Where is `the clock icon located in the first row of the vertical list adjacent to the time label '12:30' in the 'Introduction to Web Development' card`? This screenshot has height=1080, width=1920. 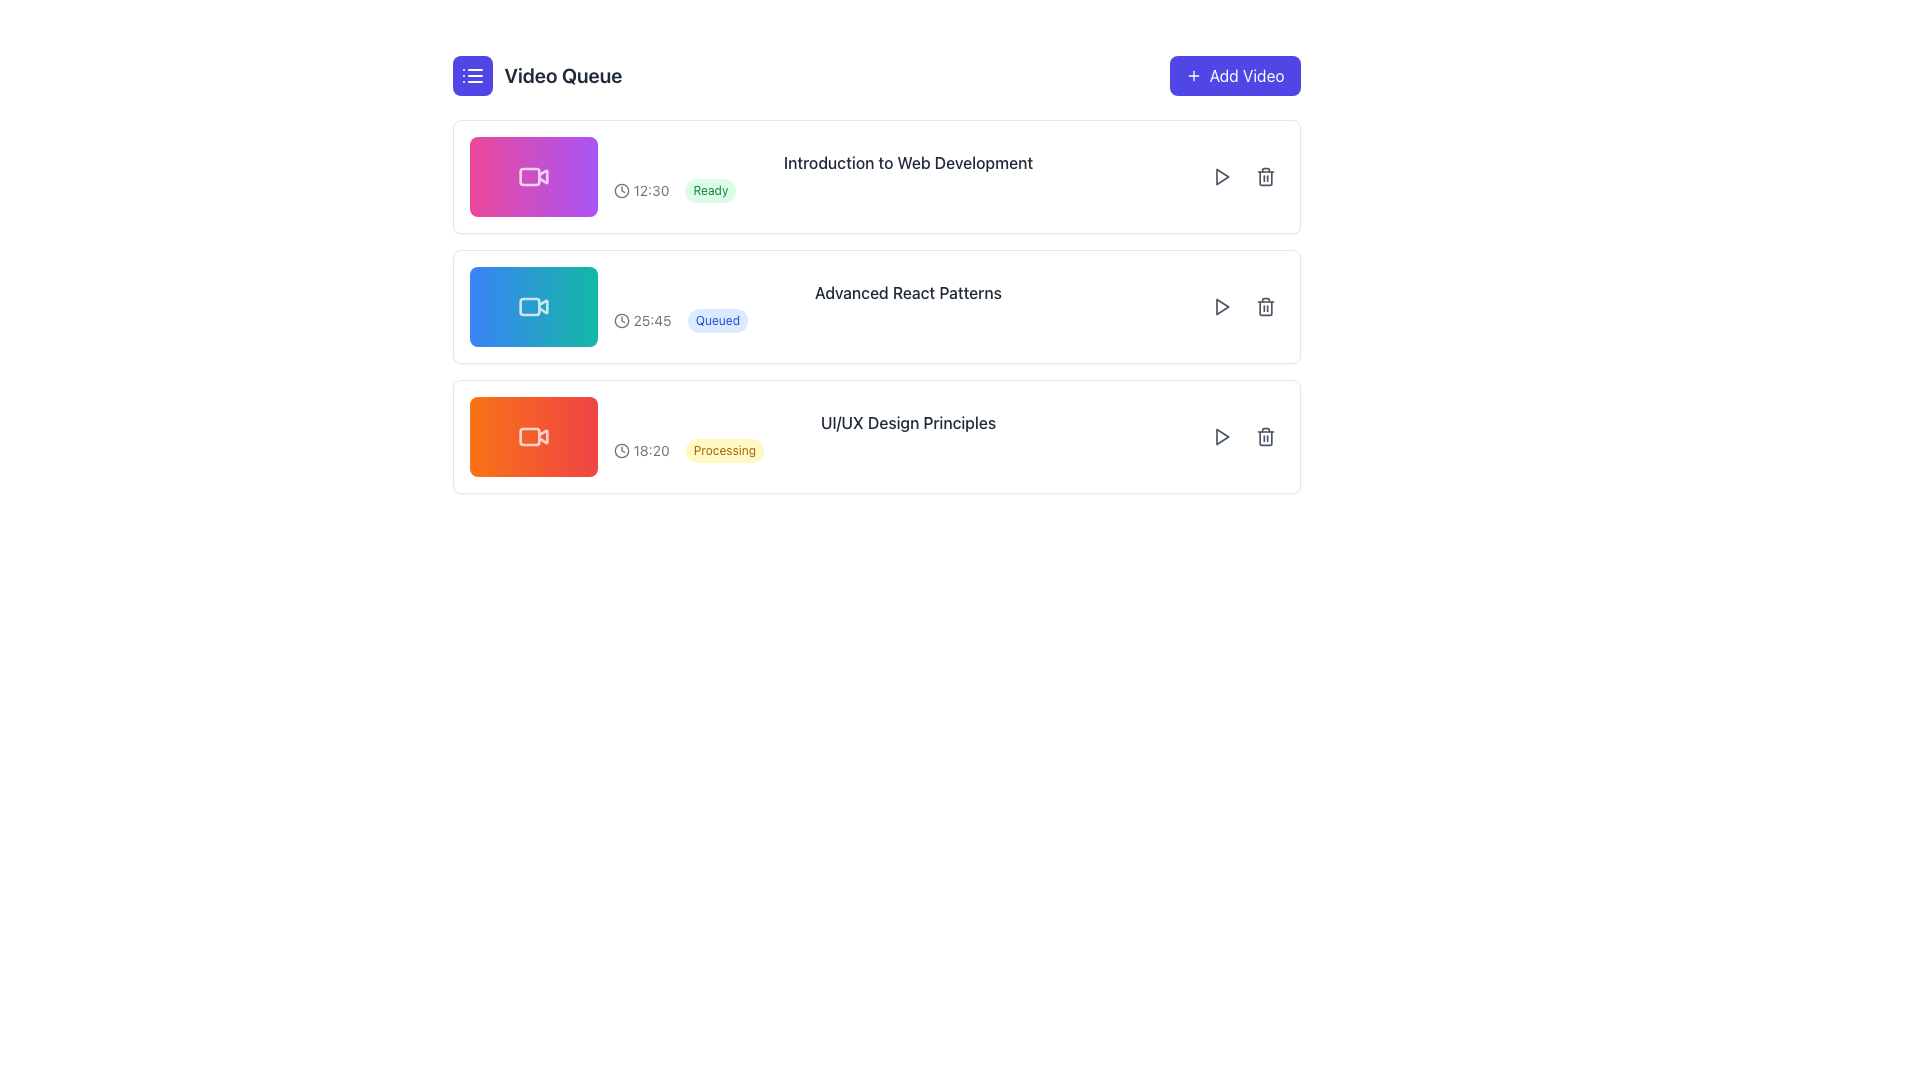
the clock icon located in the first row of the vertical list adjacent to the time label '12:30' in the 'Introduction to Web Development' card is located at coordinates (620, 191).